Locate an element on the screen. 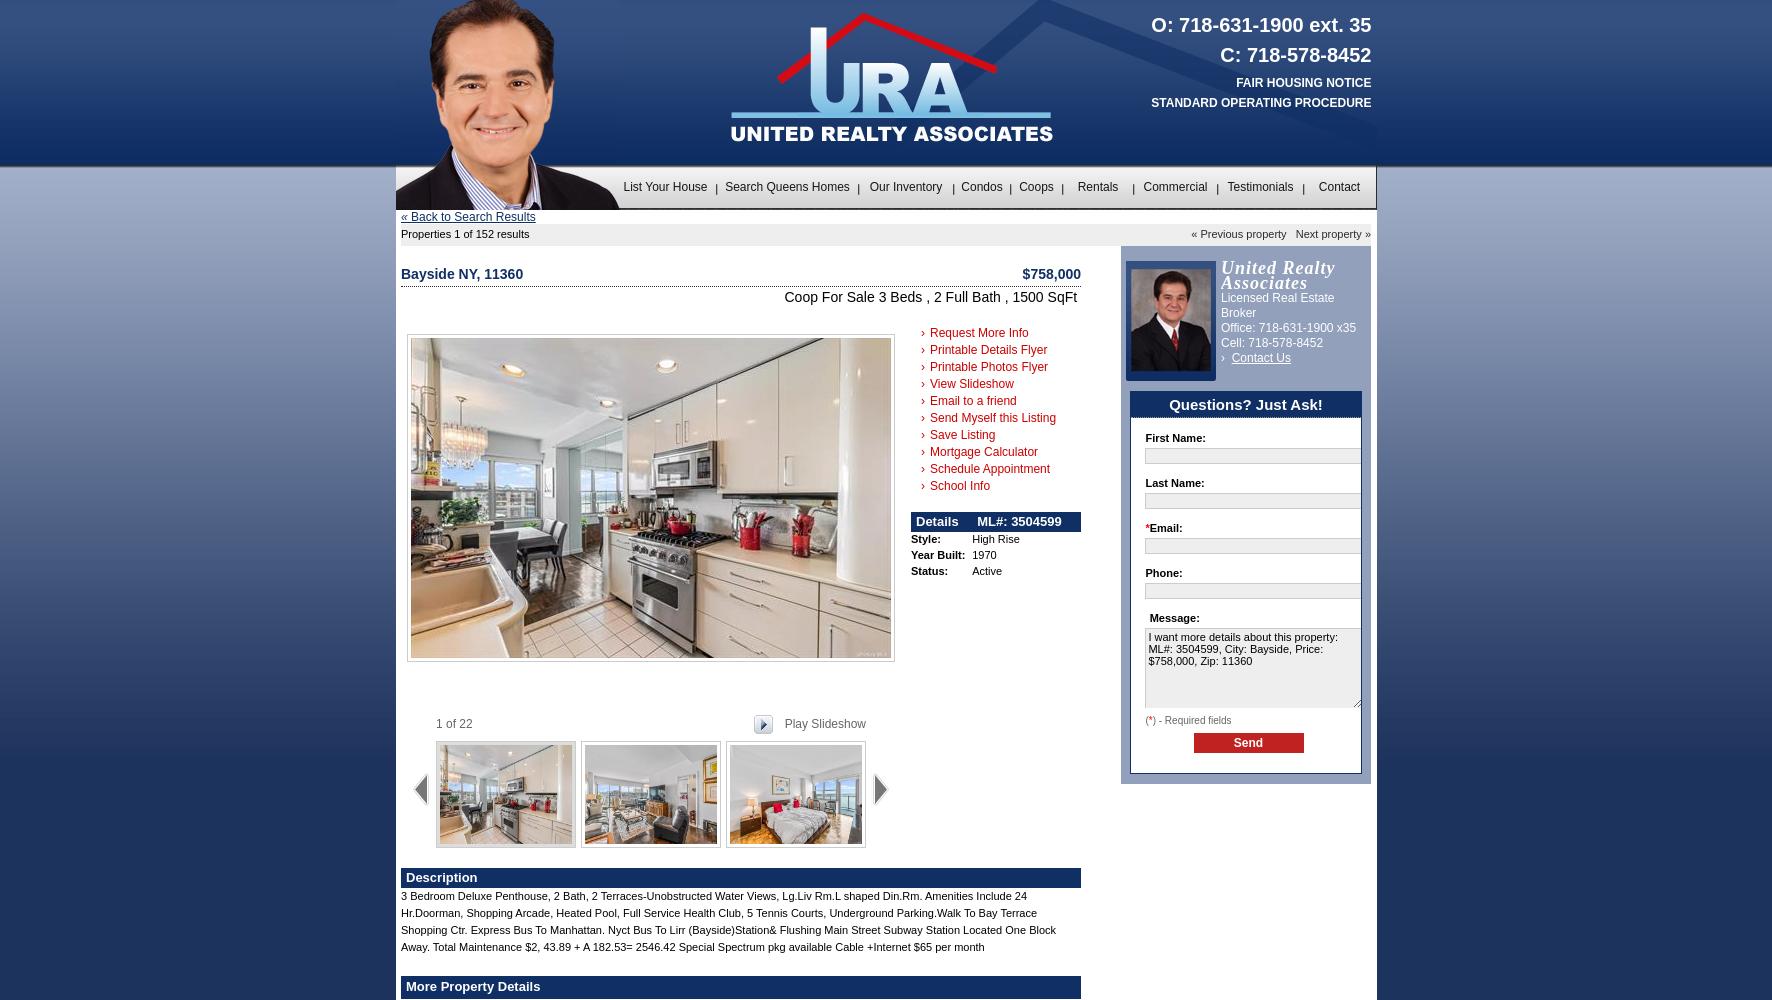 This screenshot has height=1000, width=1772. 'Send' is located at coordinates (1248, 742).